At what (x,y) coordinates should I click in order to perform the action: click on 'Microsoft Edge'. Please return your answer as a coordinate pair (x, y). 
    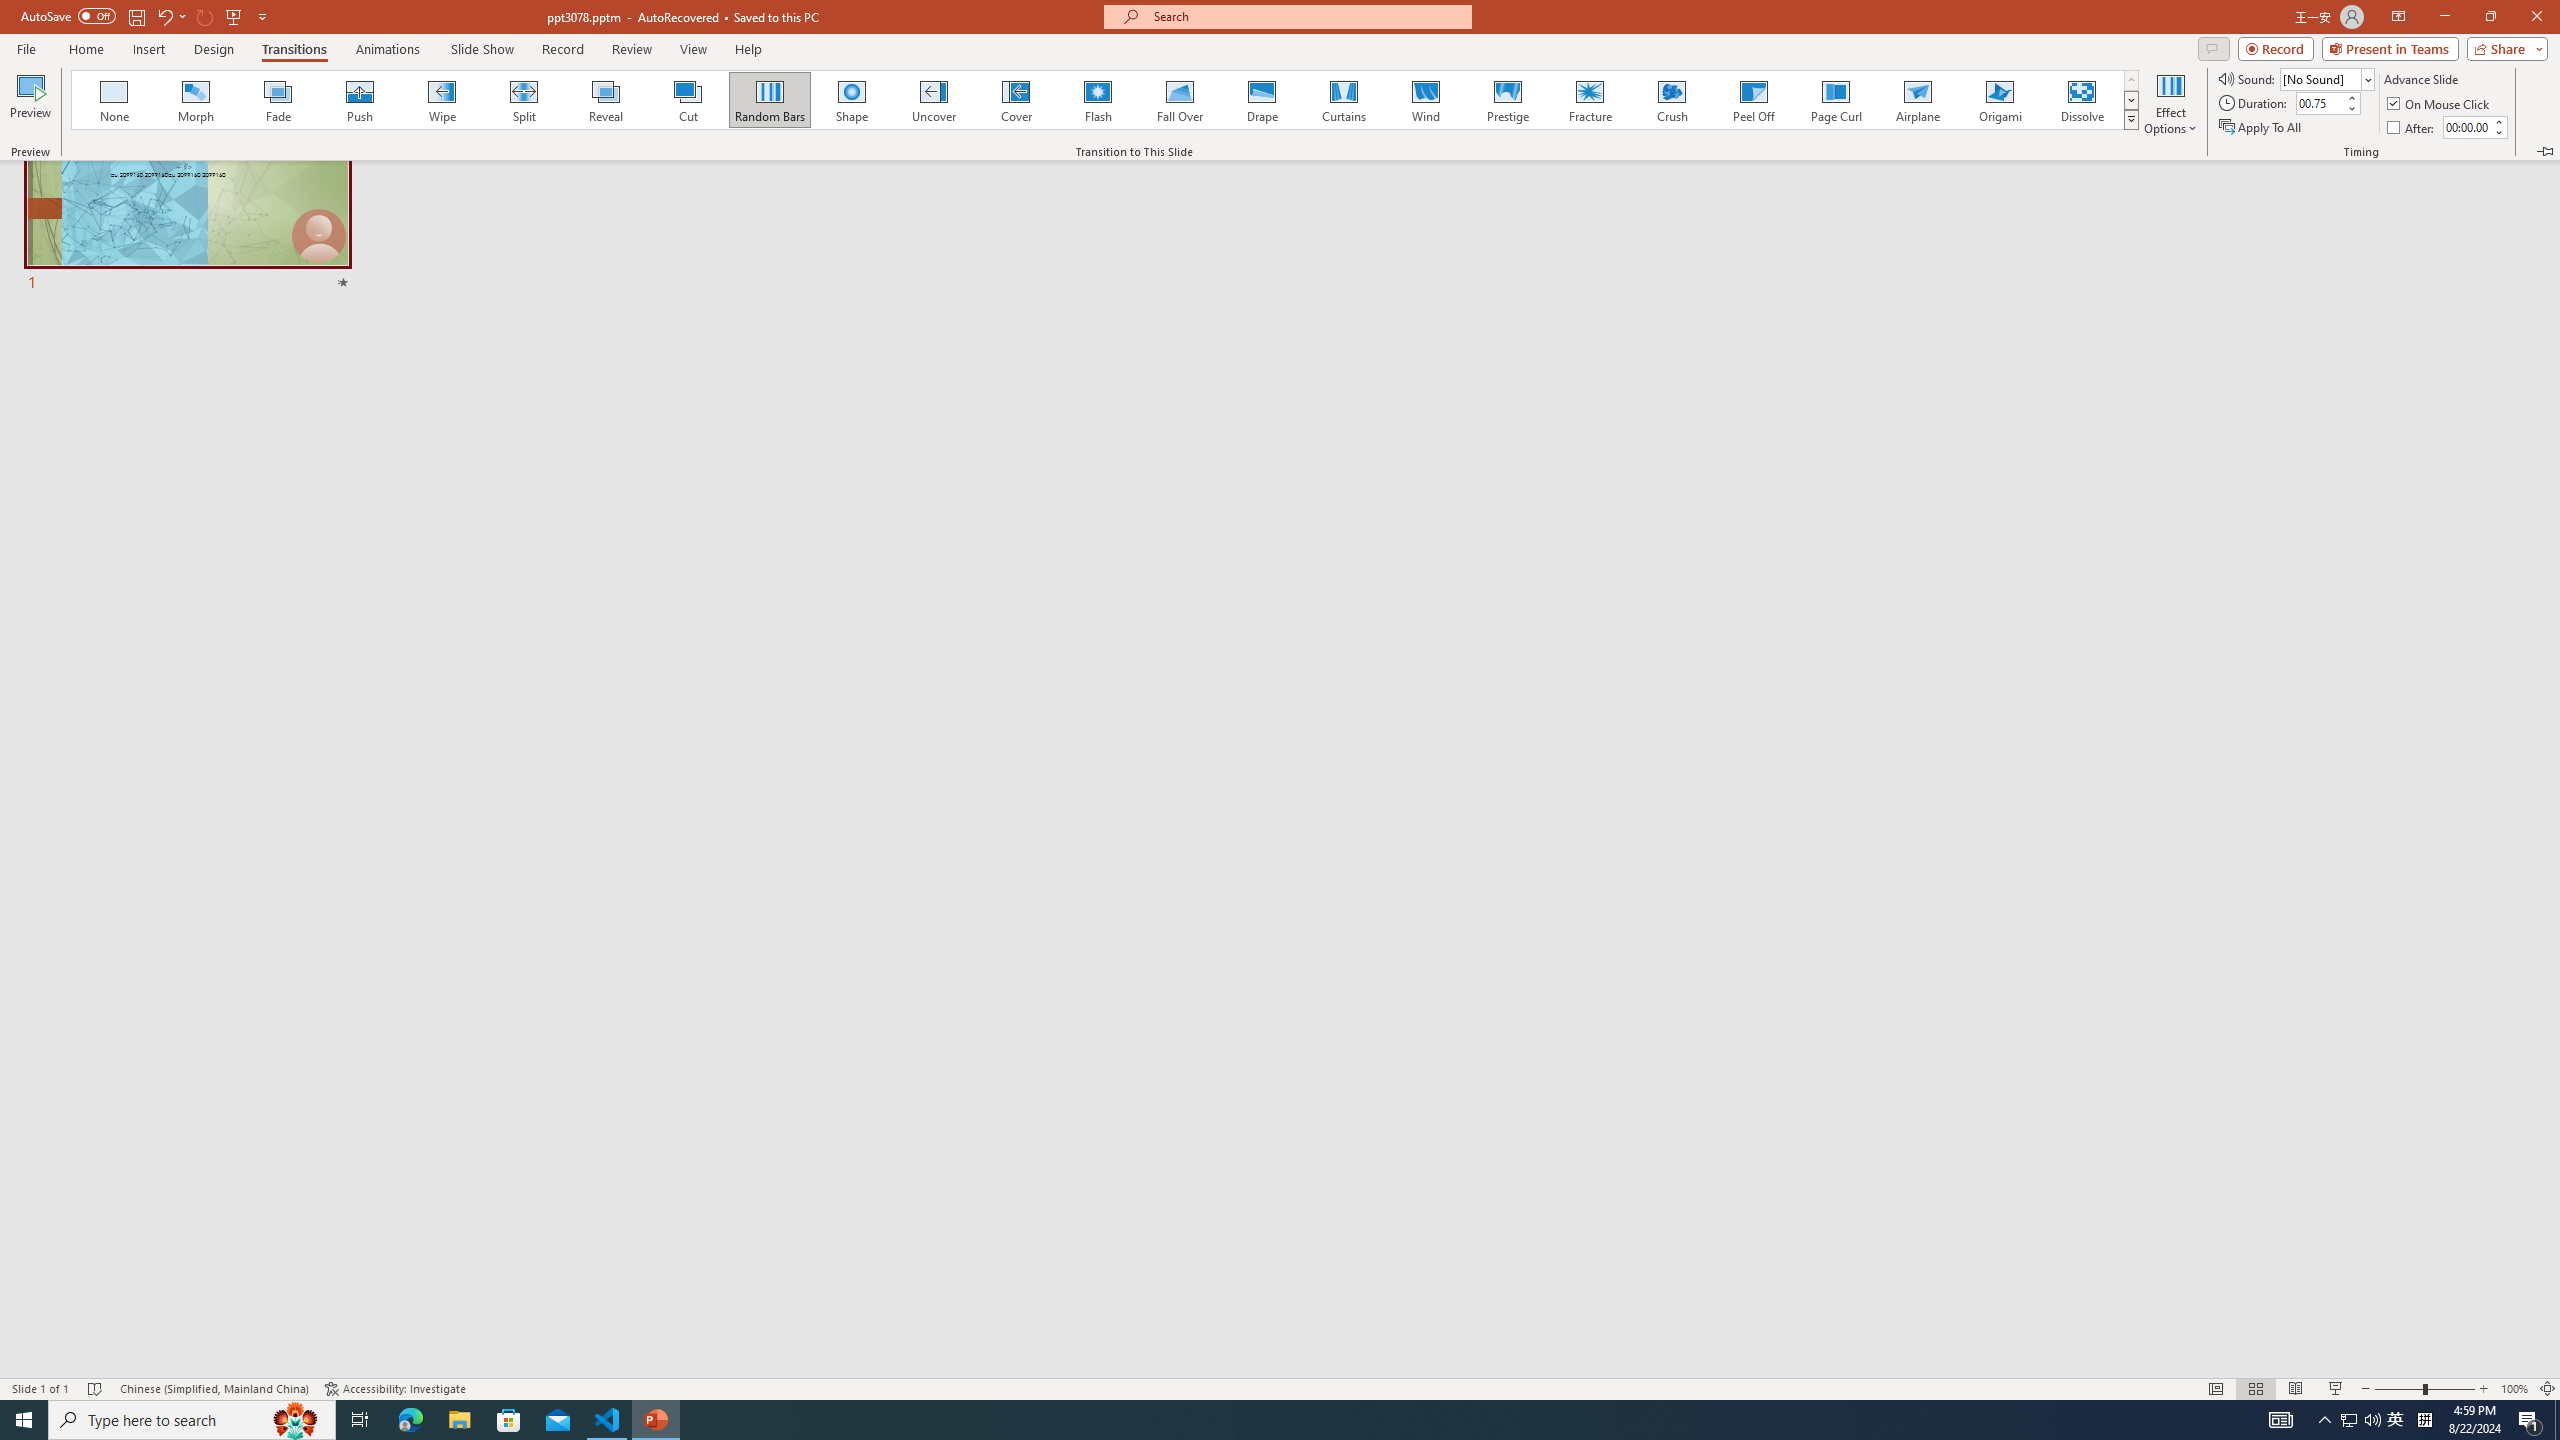
    Looking at the image, I should click on (409, 1418).